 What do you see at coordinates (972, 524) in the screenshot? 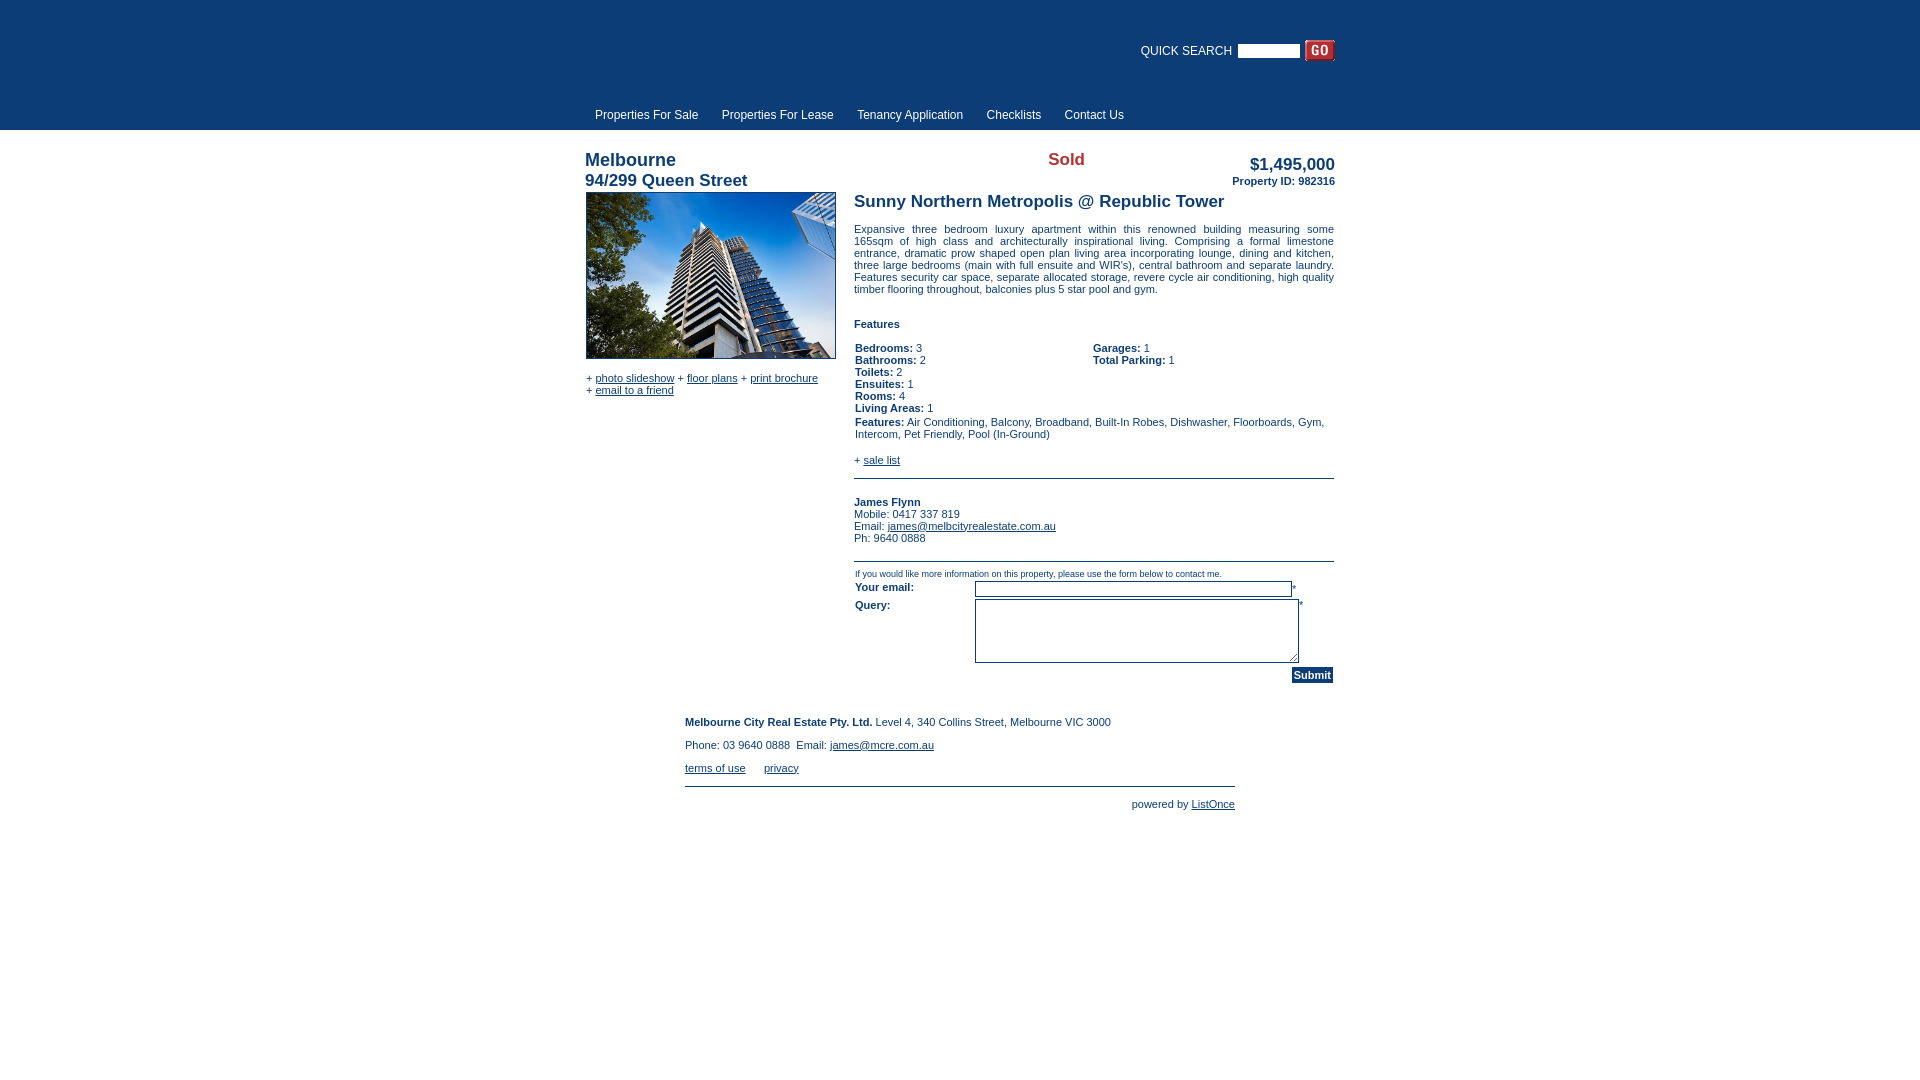
I see `'james@melbcityrealestate.com.au'` at bounding box center [972, 524].